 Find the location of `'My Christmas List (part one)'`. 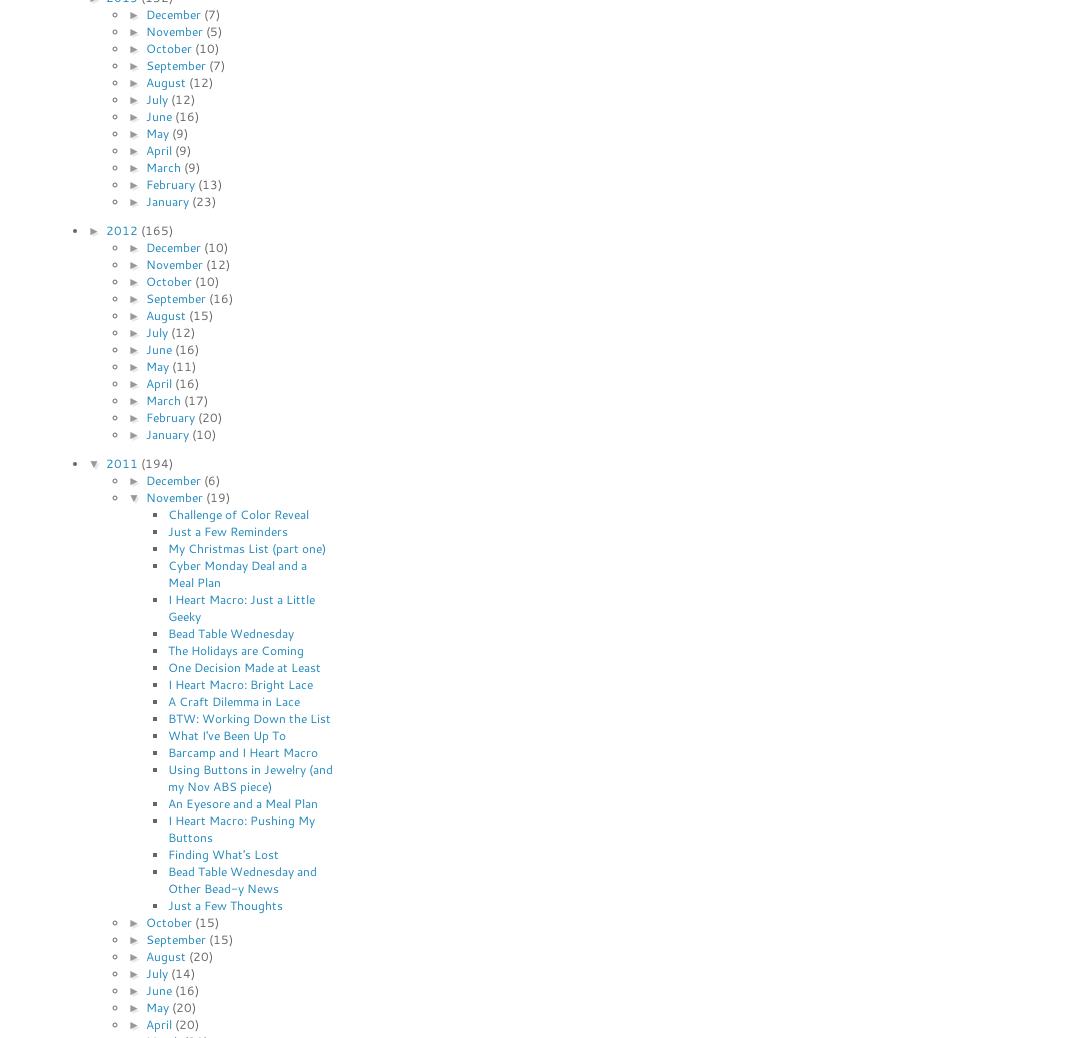

'My Christmas List (part one)' is located at coordinates (247, 546).